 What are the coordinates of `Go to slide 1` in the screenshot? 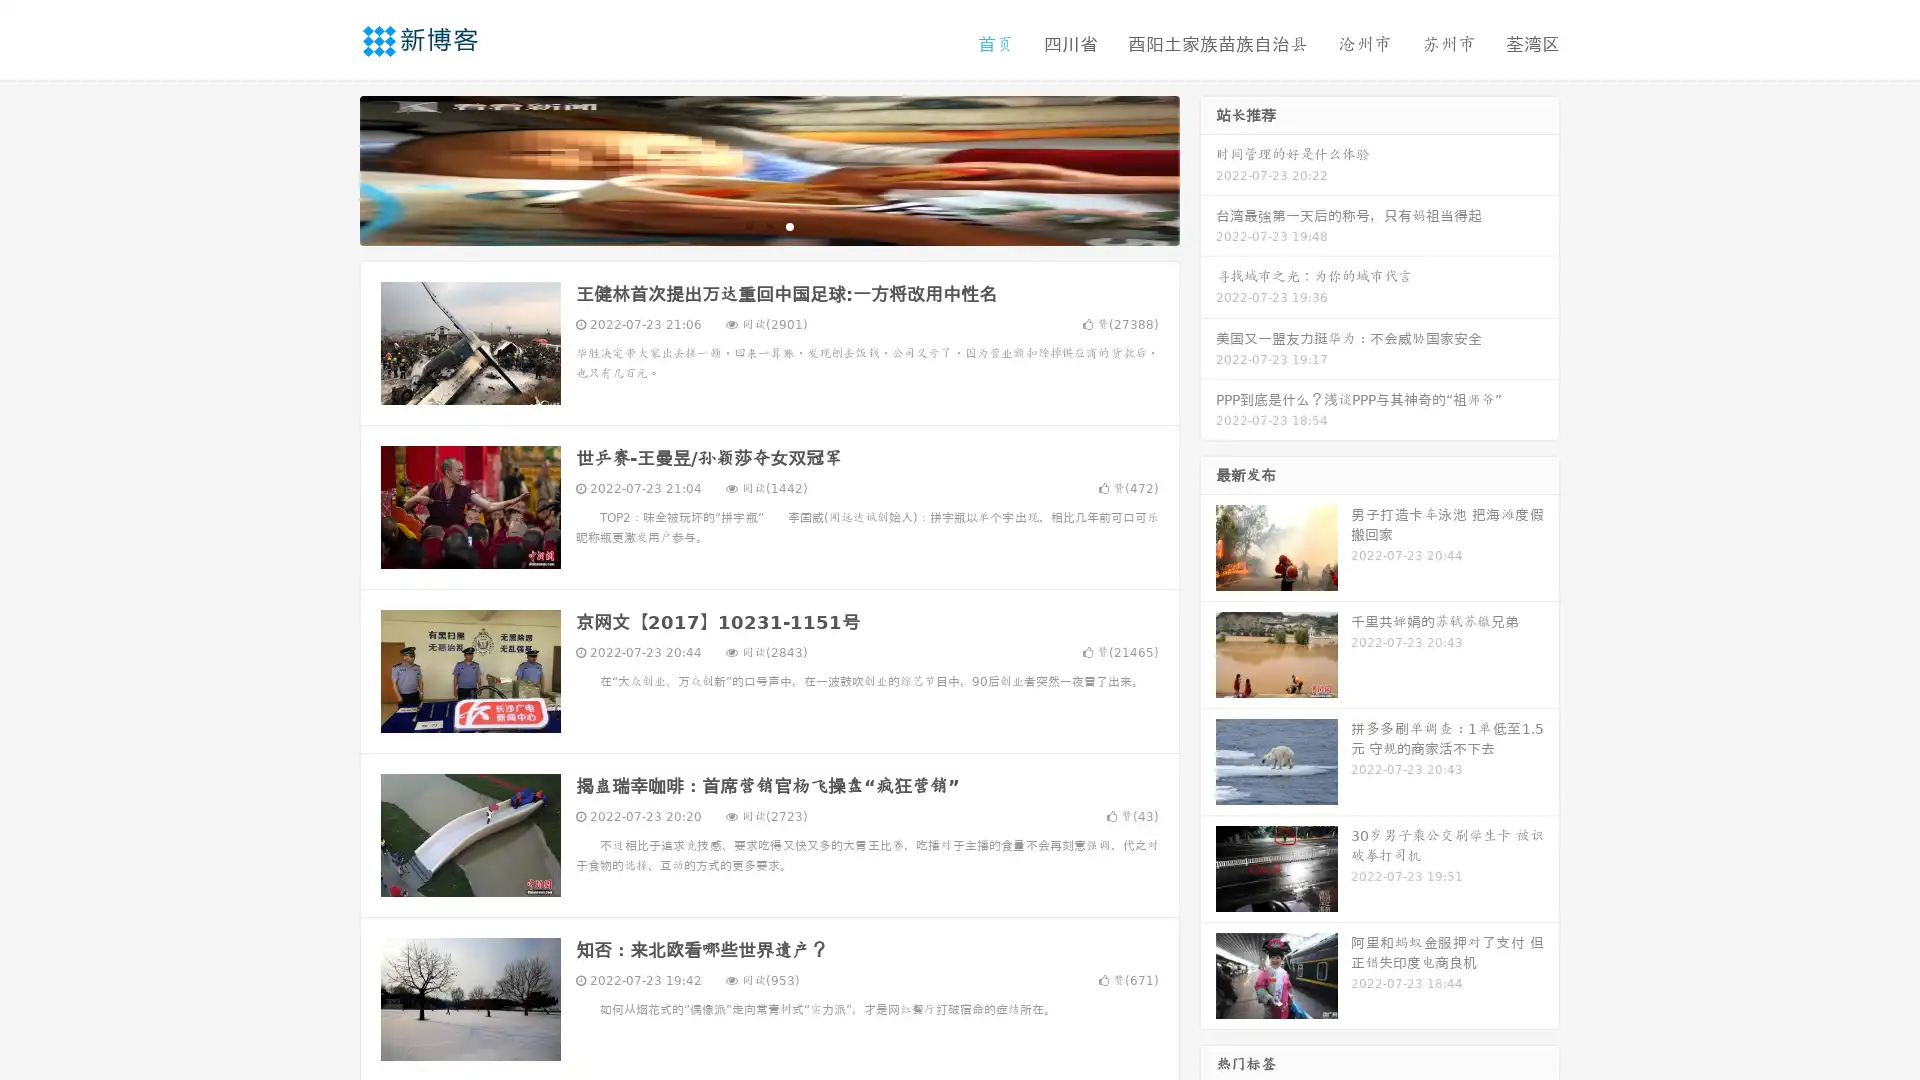 It's located at (748, 225).